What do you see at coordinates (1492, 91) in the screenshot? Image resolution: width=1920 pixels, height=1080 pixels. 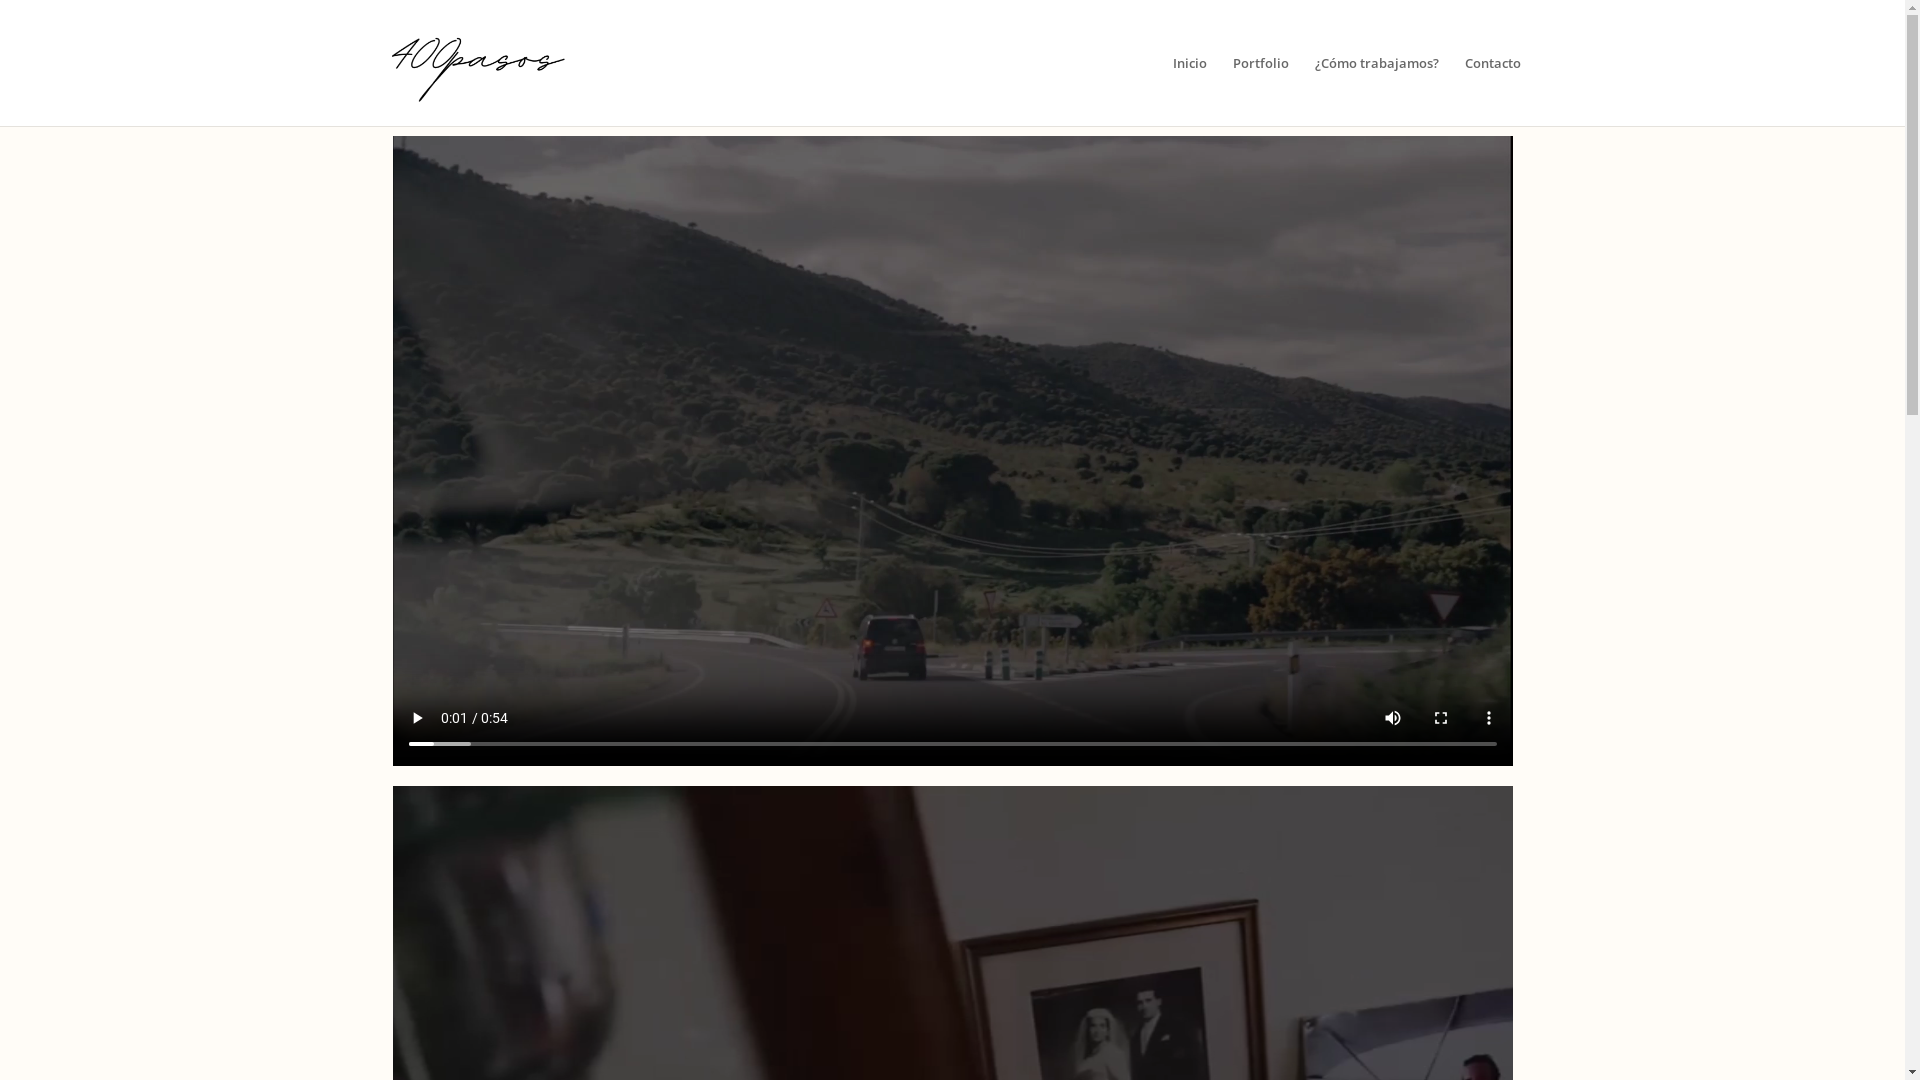 I see `'Contacto'` at bounding box center [1492, 91].